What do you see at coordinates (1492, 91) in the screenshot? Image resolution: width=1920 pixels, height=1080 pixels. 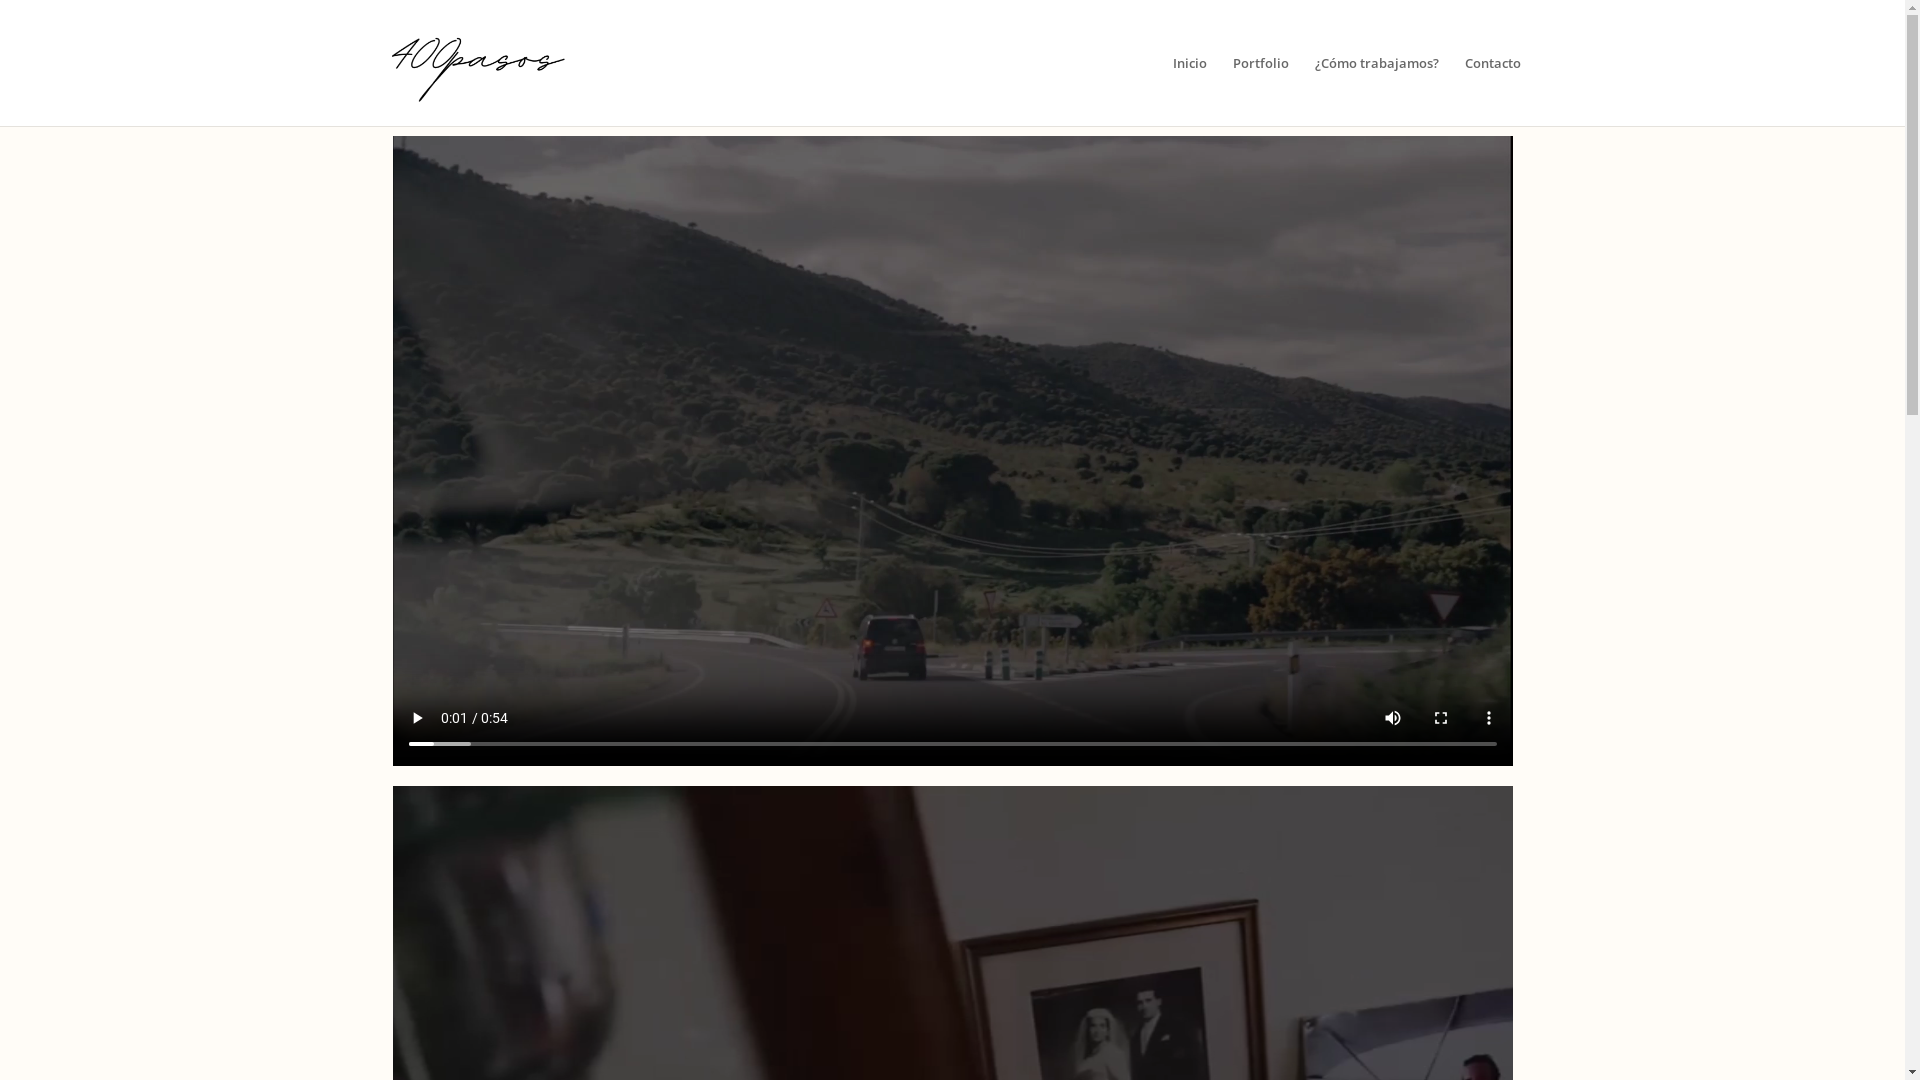 I see `'Contacto'` at bounding box center [1492, 91].